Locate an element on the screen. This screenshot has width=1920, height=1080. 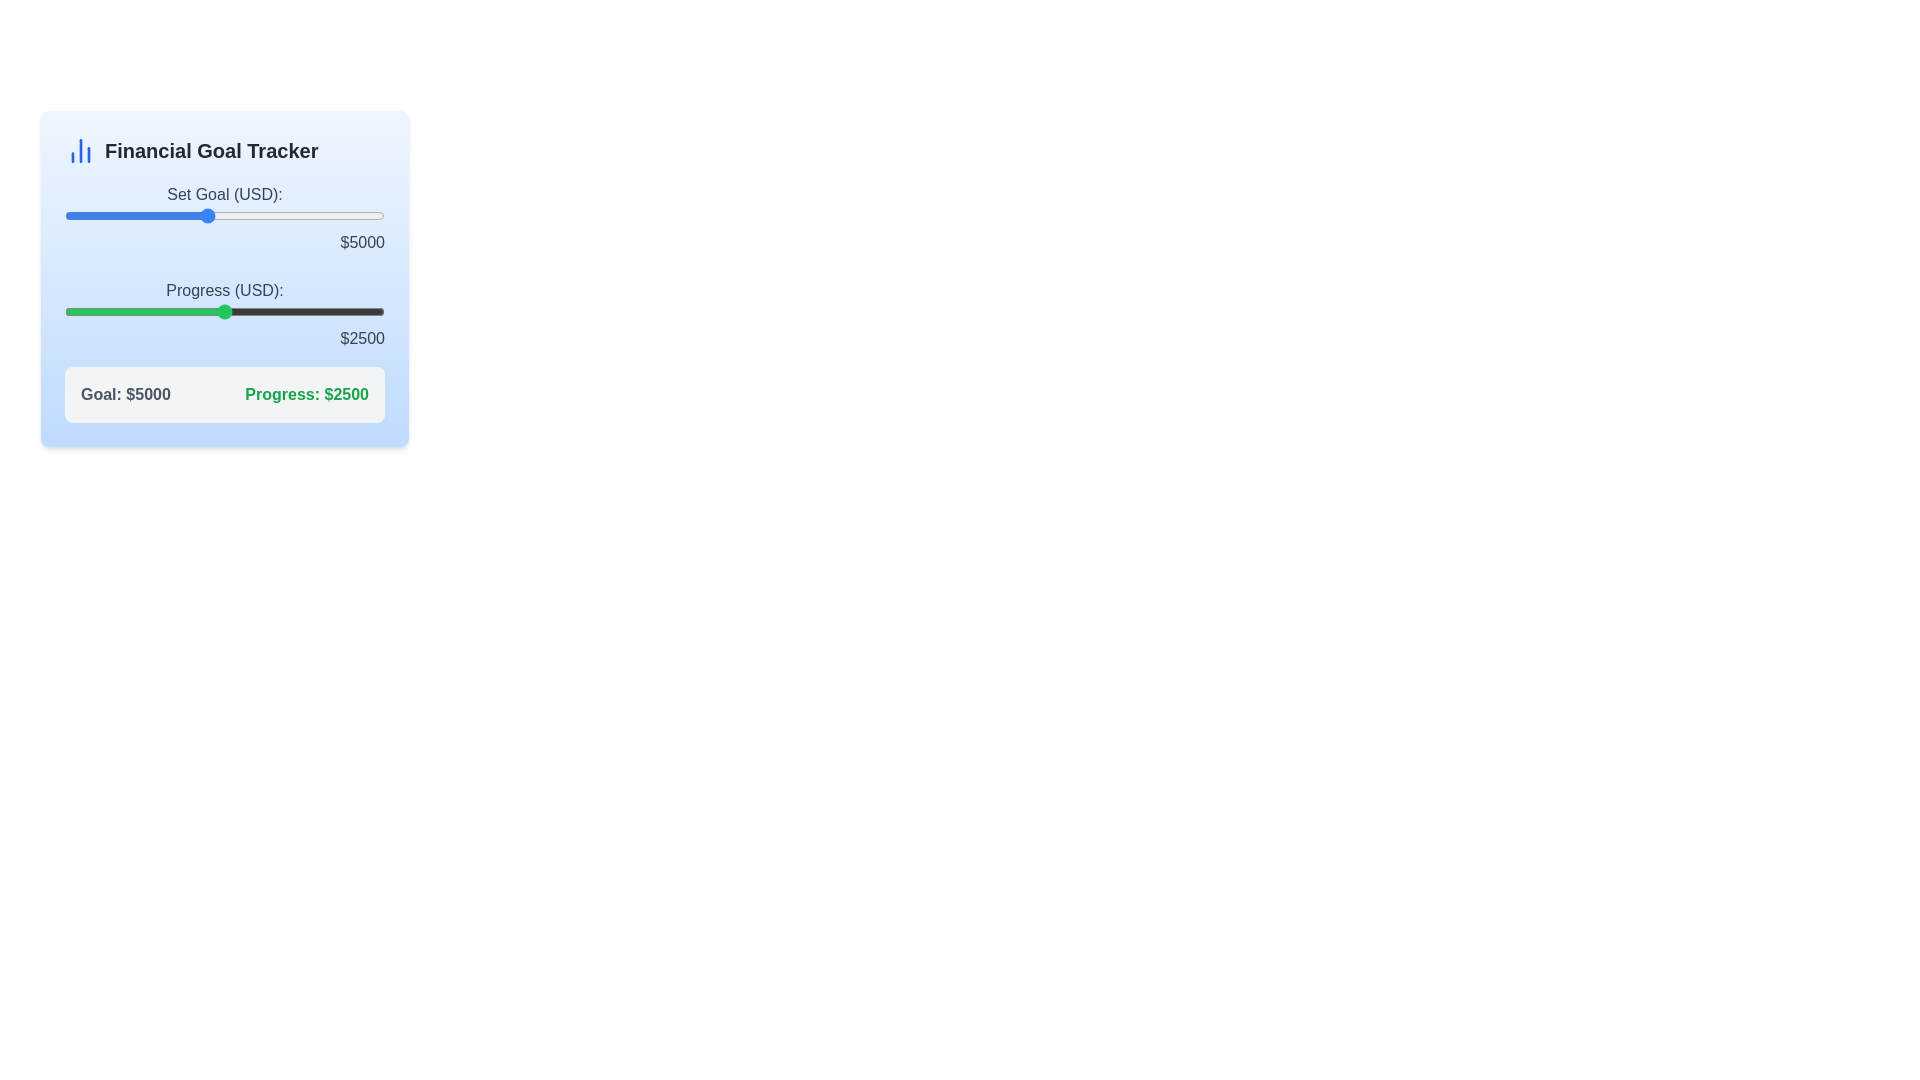
the progress slider to 2013 USD is located at coordinates (193, 312).